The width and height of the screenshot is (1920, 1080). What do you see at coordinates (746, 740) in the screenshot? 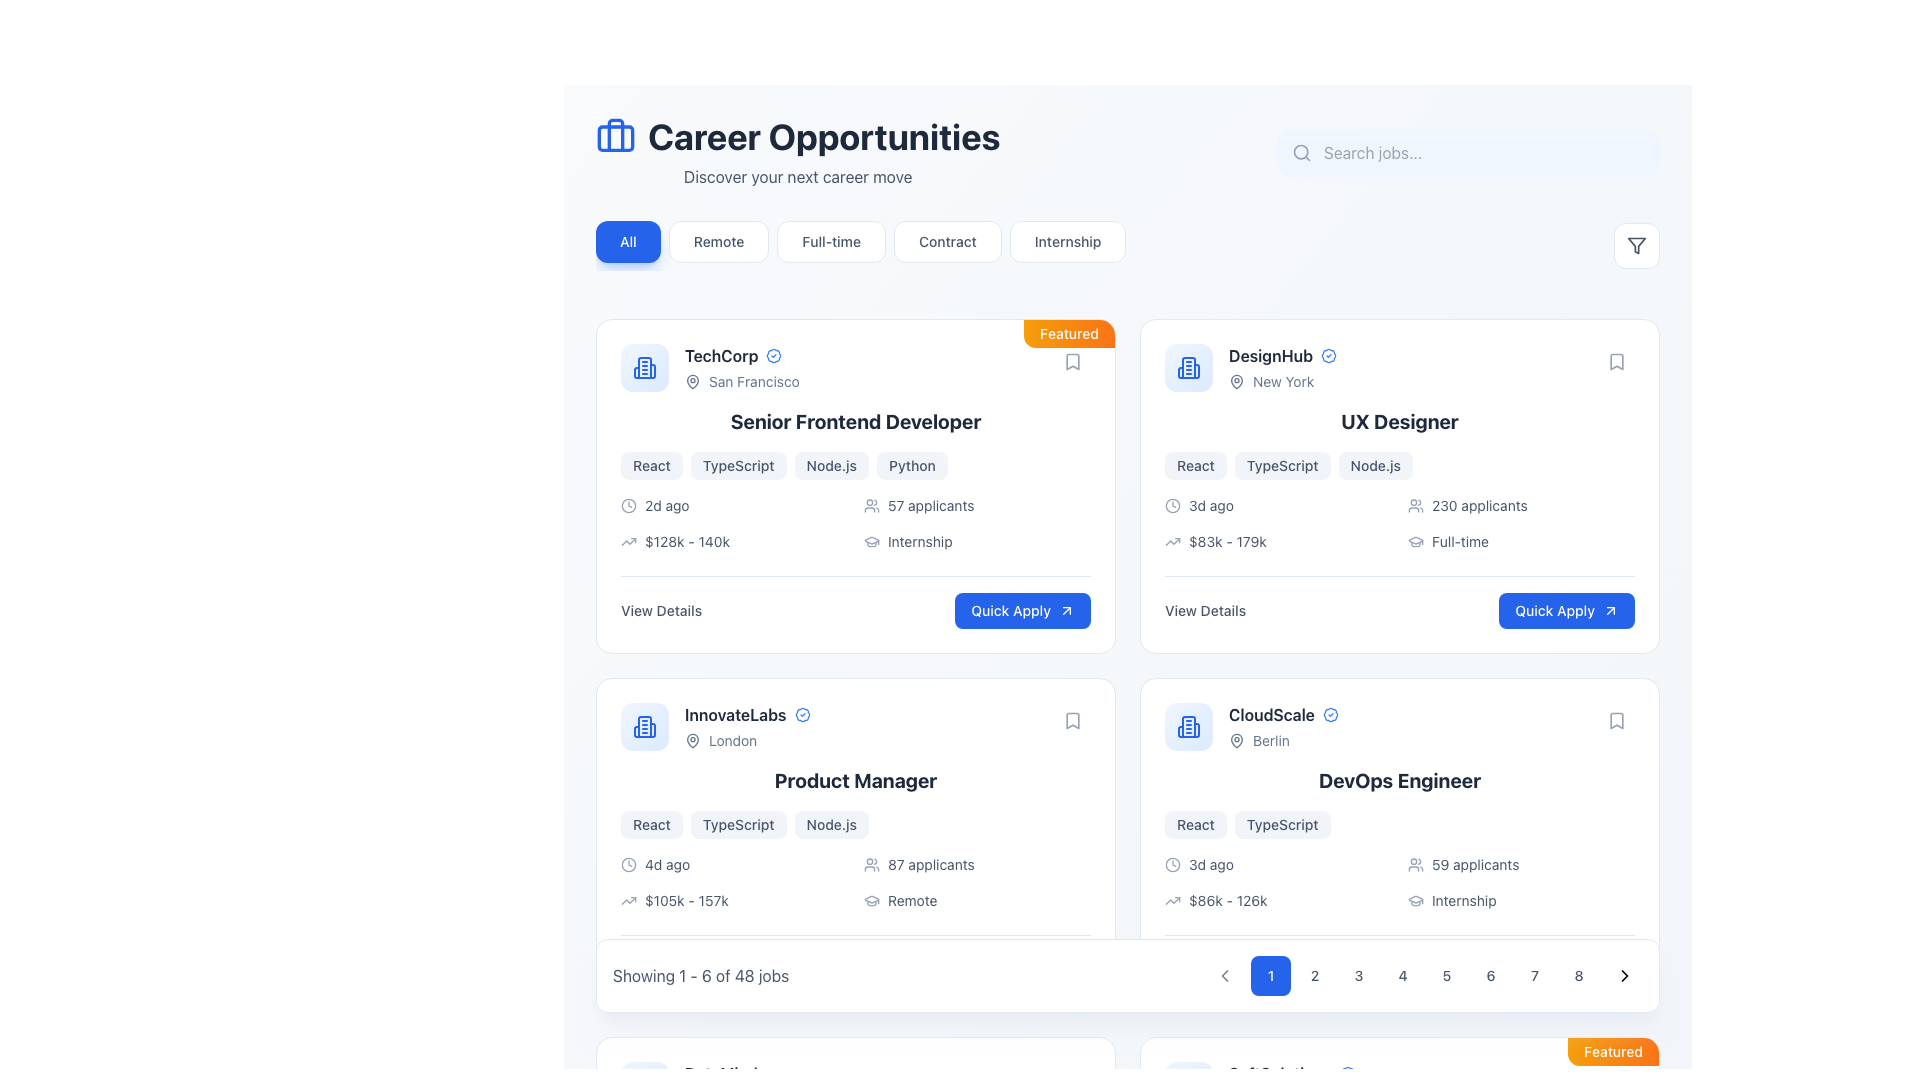
I see `the text label that indicates the job location, which is positioned under the job title and company name in the job listing card` at bounding box center [746, 740].